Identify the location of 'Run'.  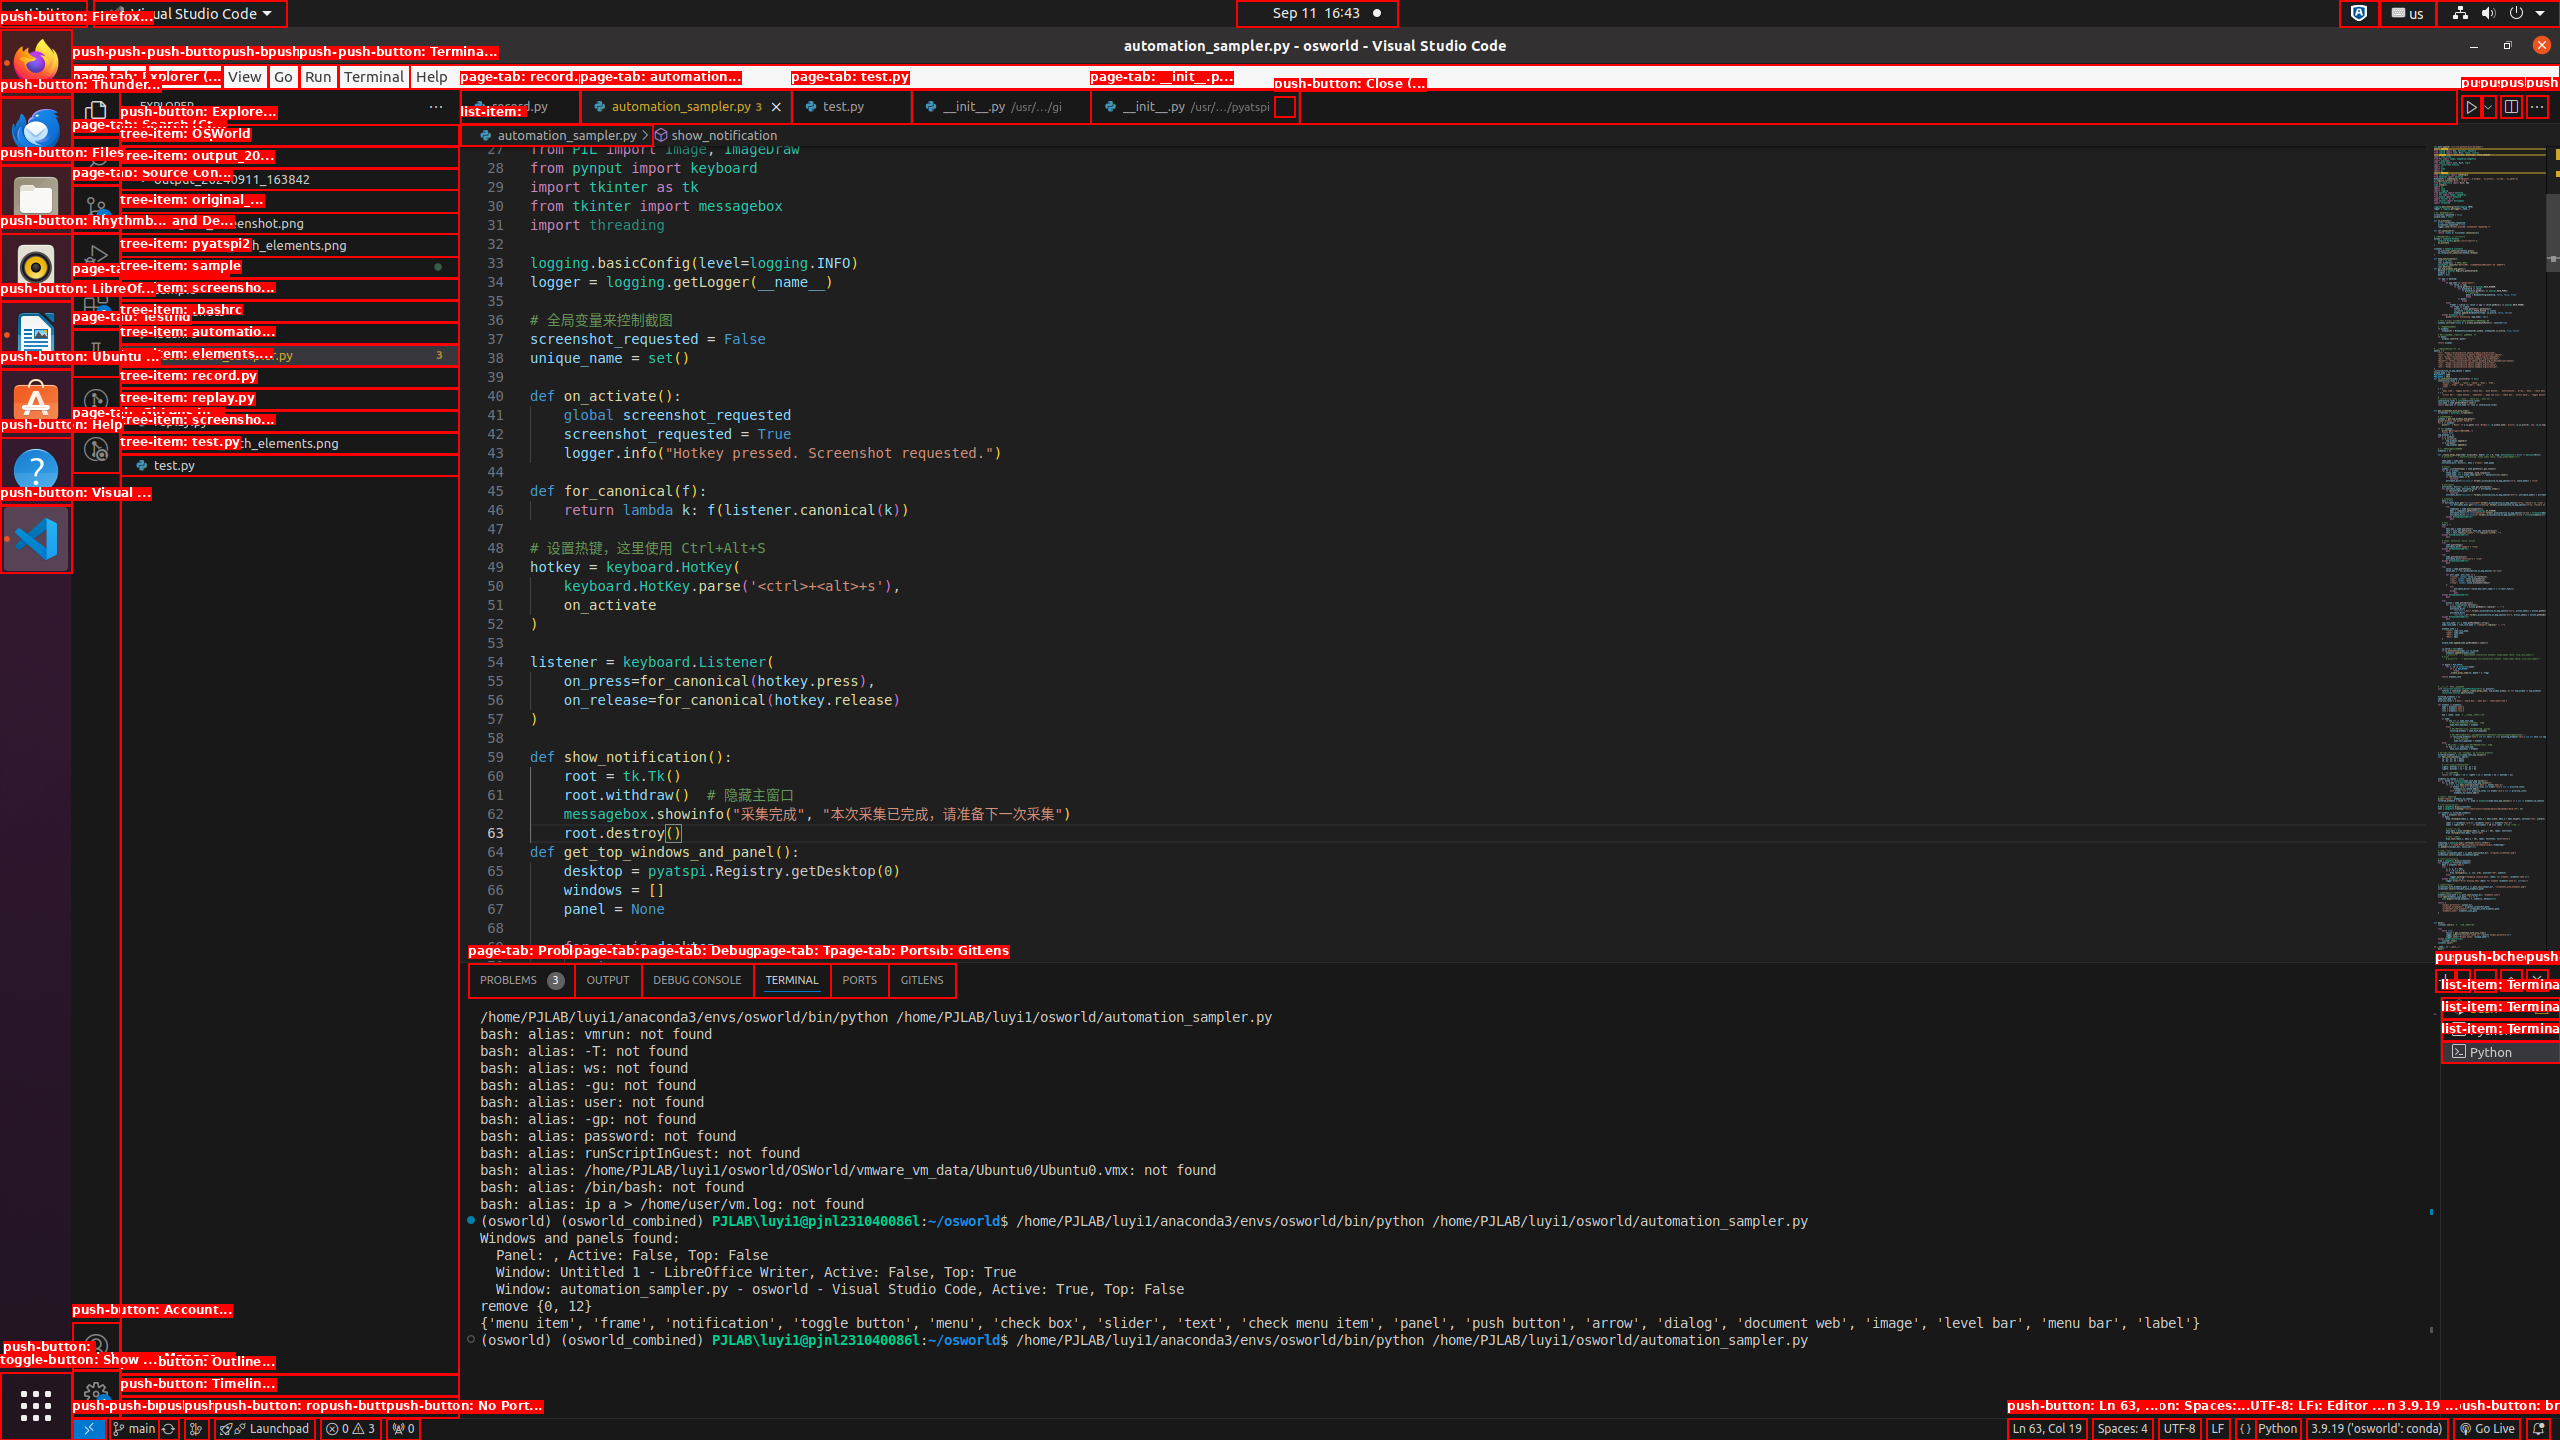
(317, 76).